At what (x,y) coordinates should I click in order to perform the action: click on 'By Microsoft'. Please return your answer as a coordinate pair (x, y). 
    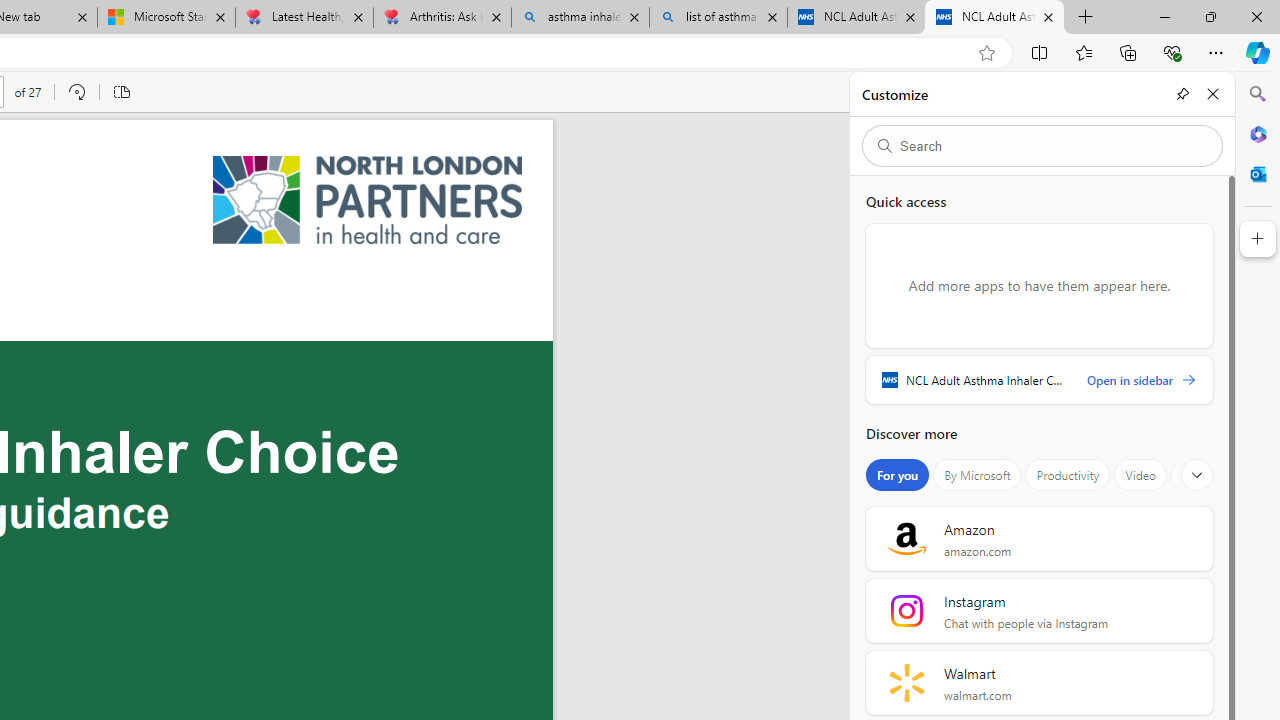
    Looking at the image, I should click on (977, 475).